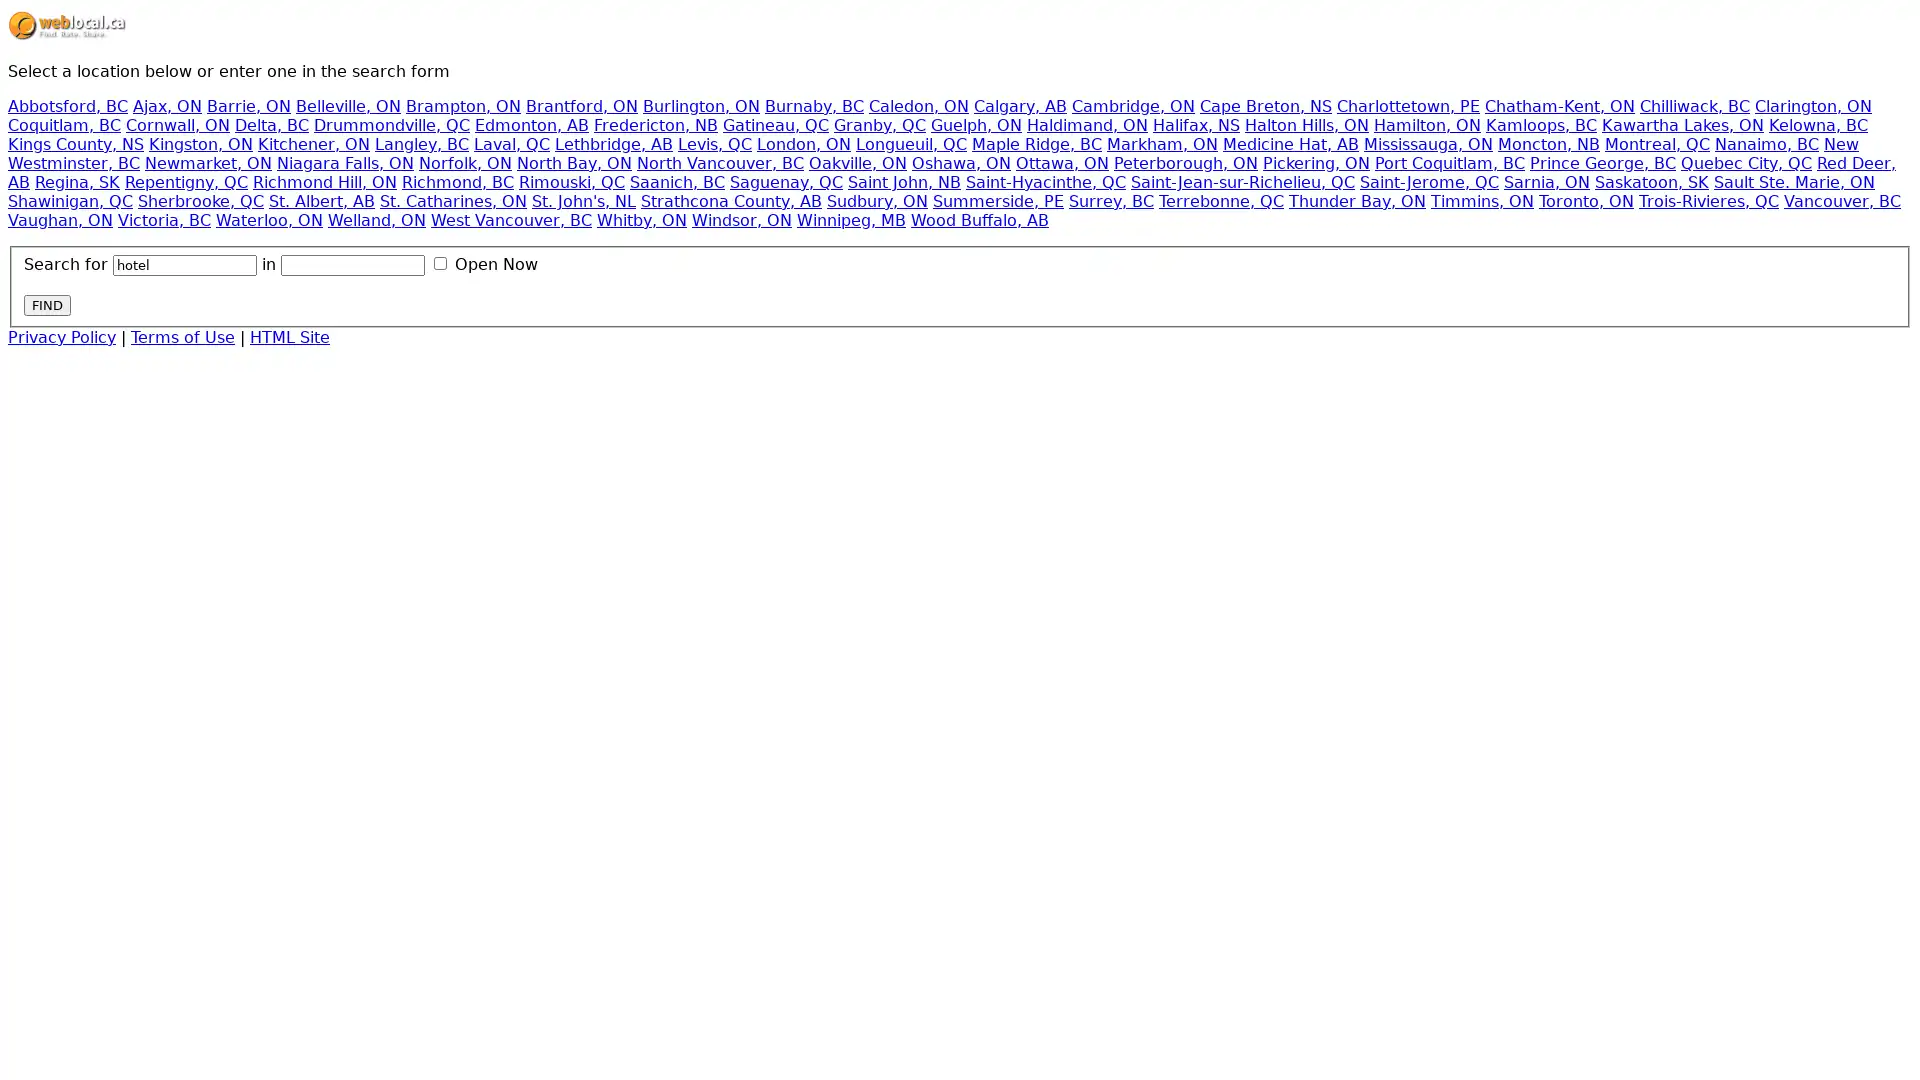 Image resolution: width=1920 pixels, height=1080 pixels. Describe the element at coordinates (47, 304) in the screenshot. I see `FIND` at that location.